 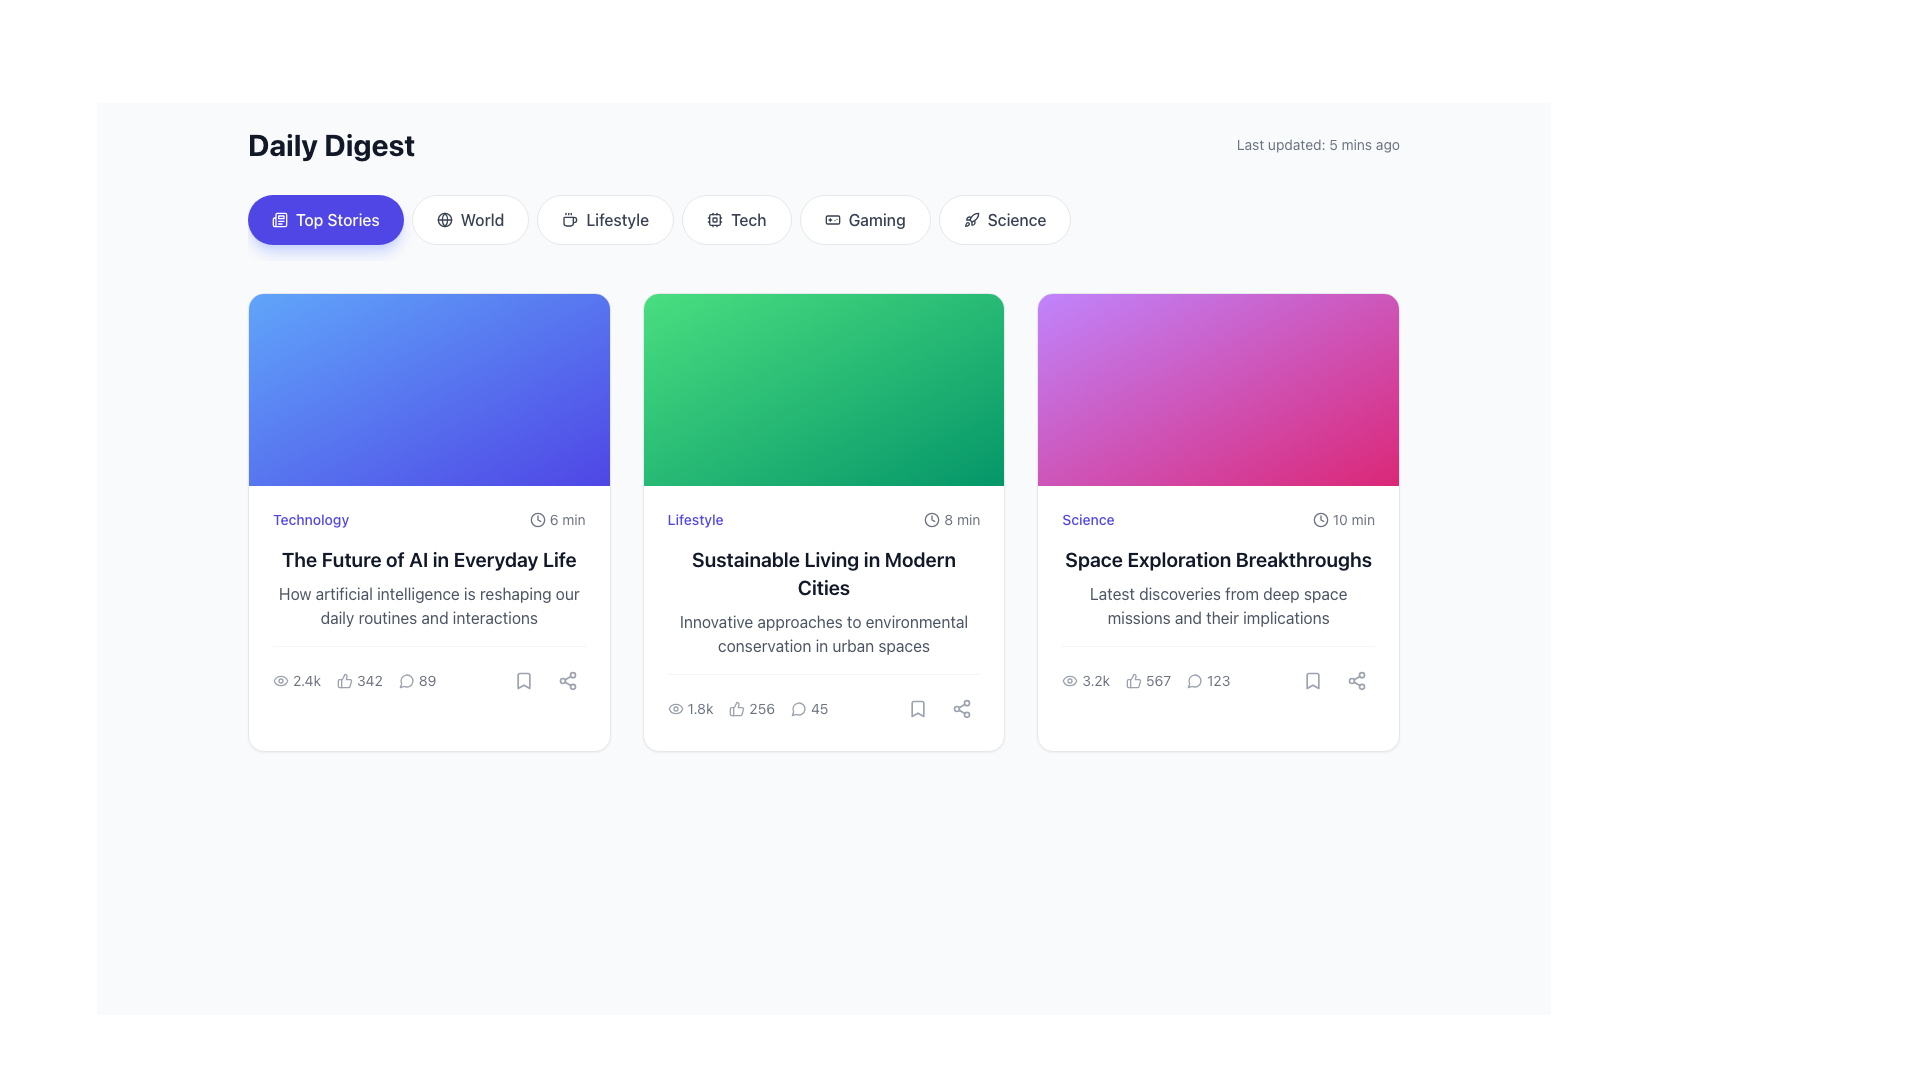 I want to click on the small text label displaying 'Lifestyle' in blue font located at the top left corner of the green article card titled 'Sustainable Living in Modern Cities', so click(x=695, y=519).